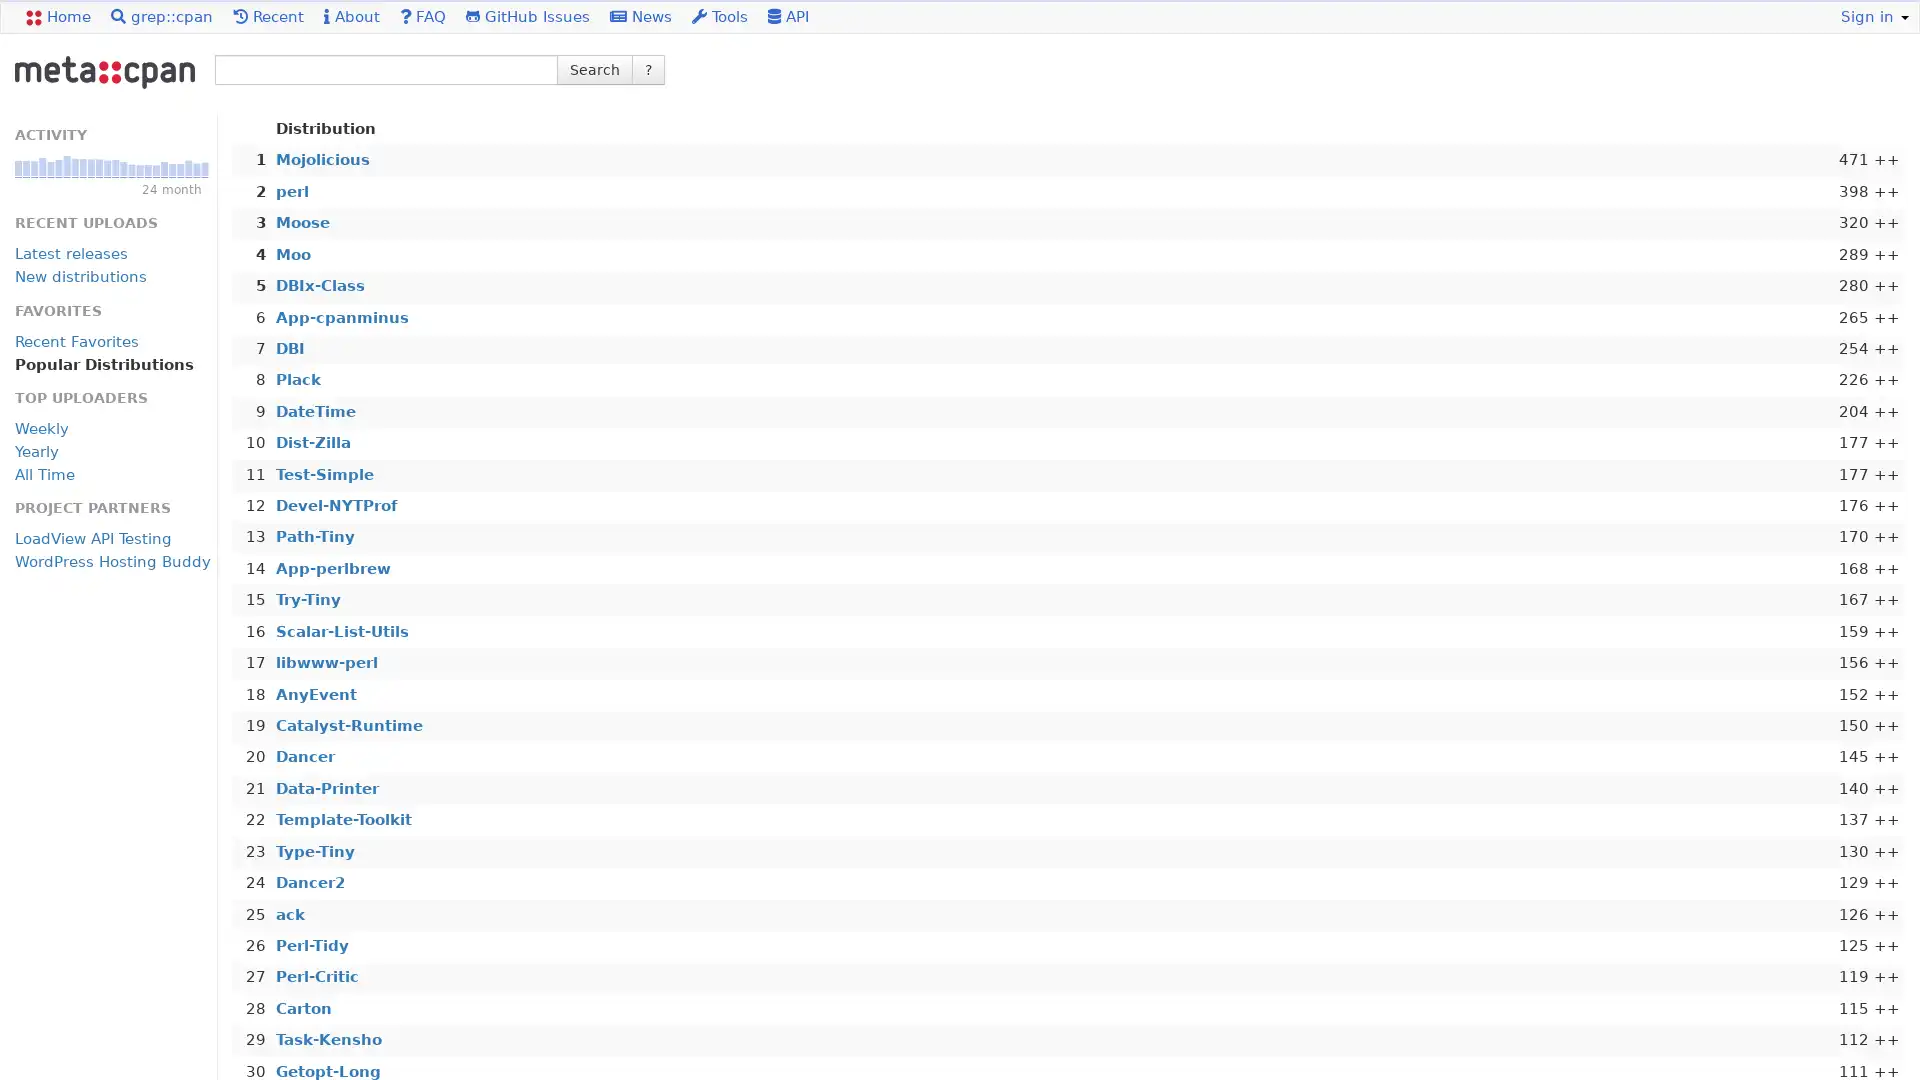 This screenshot has height=1080, width=1920. Describe the element at coordinates (594, 68) in the screenshot. I see `Search` at that location.